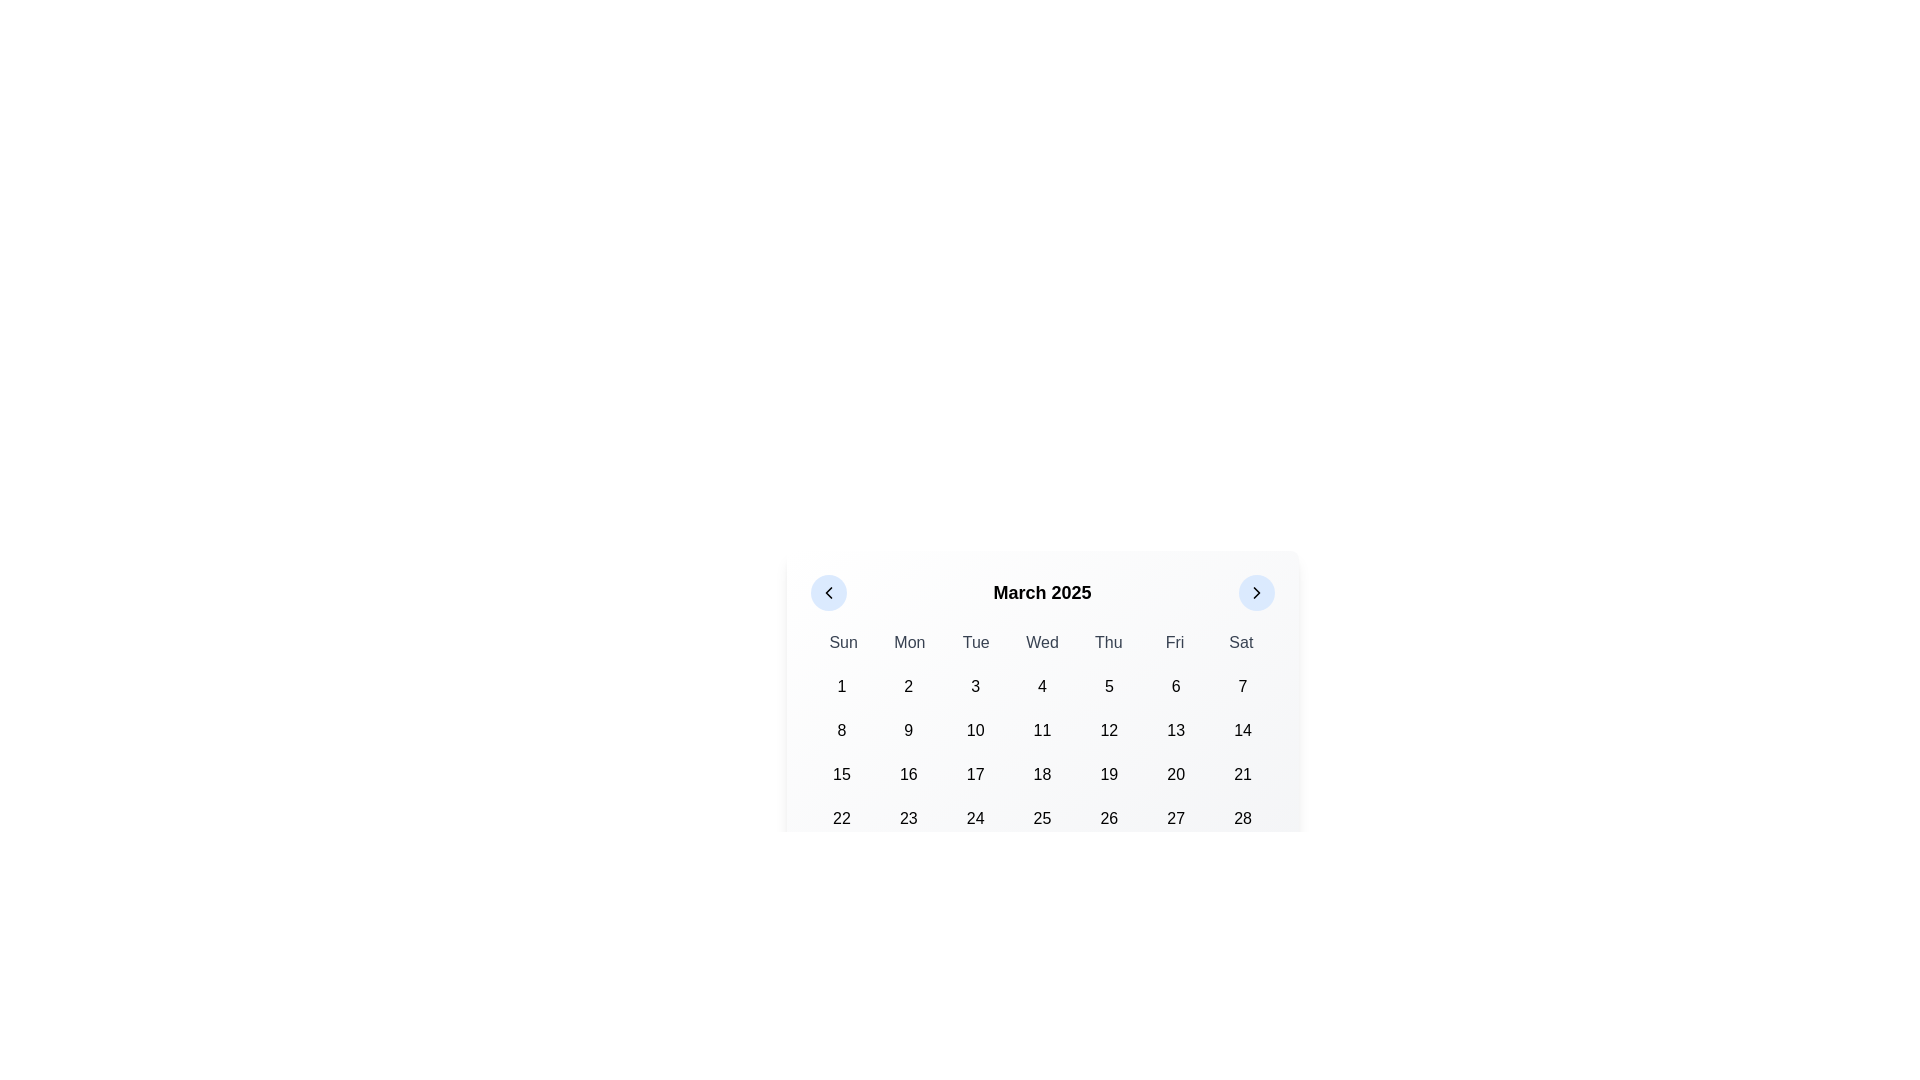  Describe the element at coordinates (907, 818) in the screenshot. I see `the selectable date button located in the second cell of the sixth row under the 'Mon' header in the calendar interface` at that location.